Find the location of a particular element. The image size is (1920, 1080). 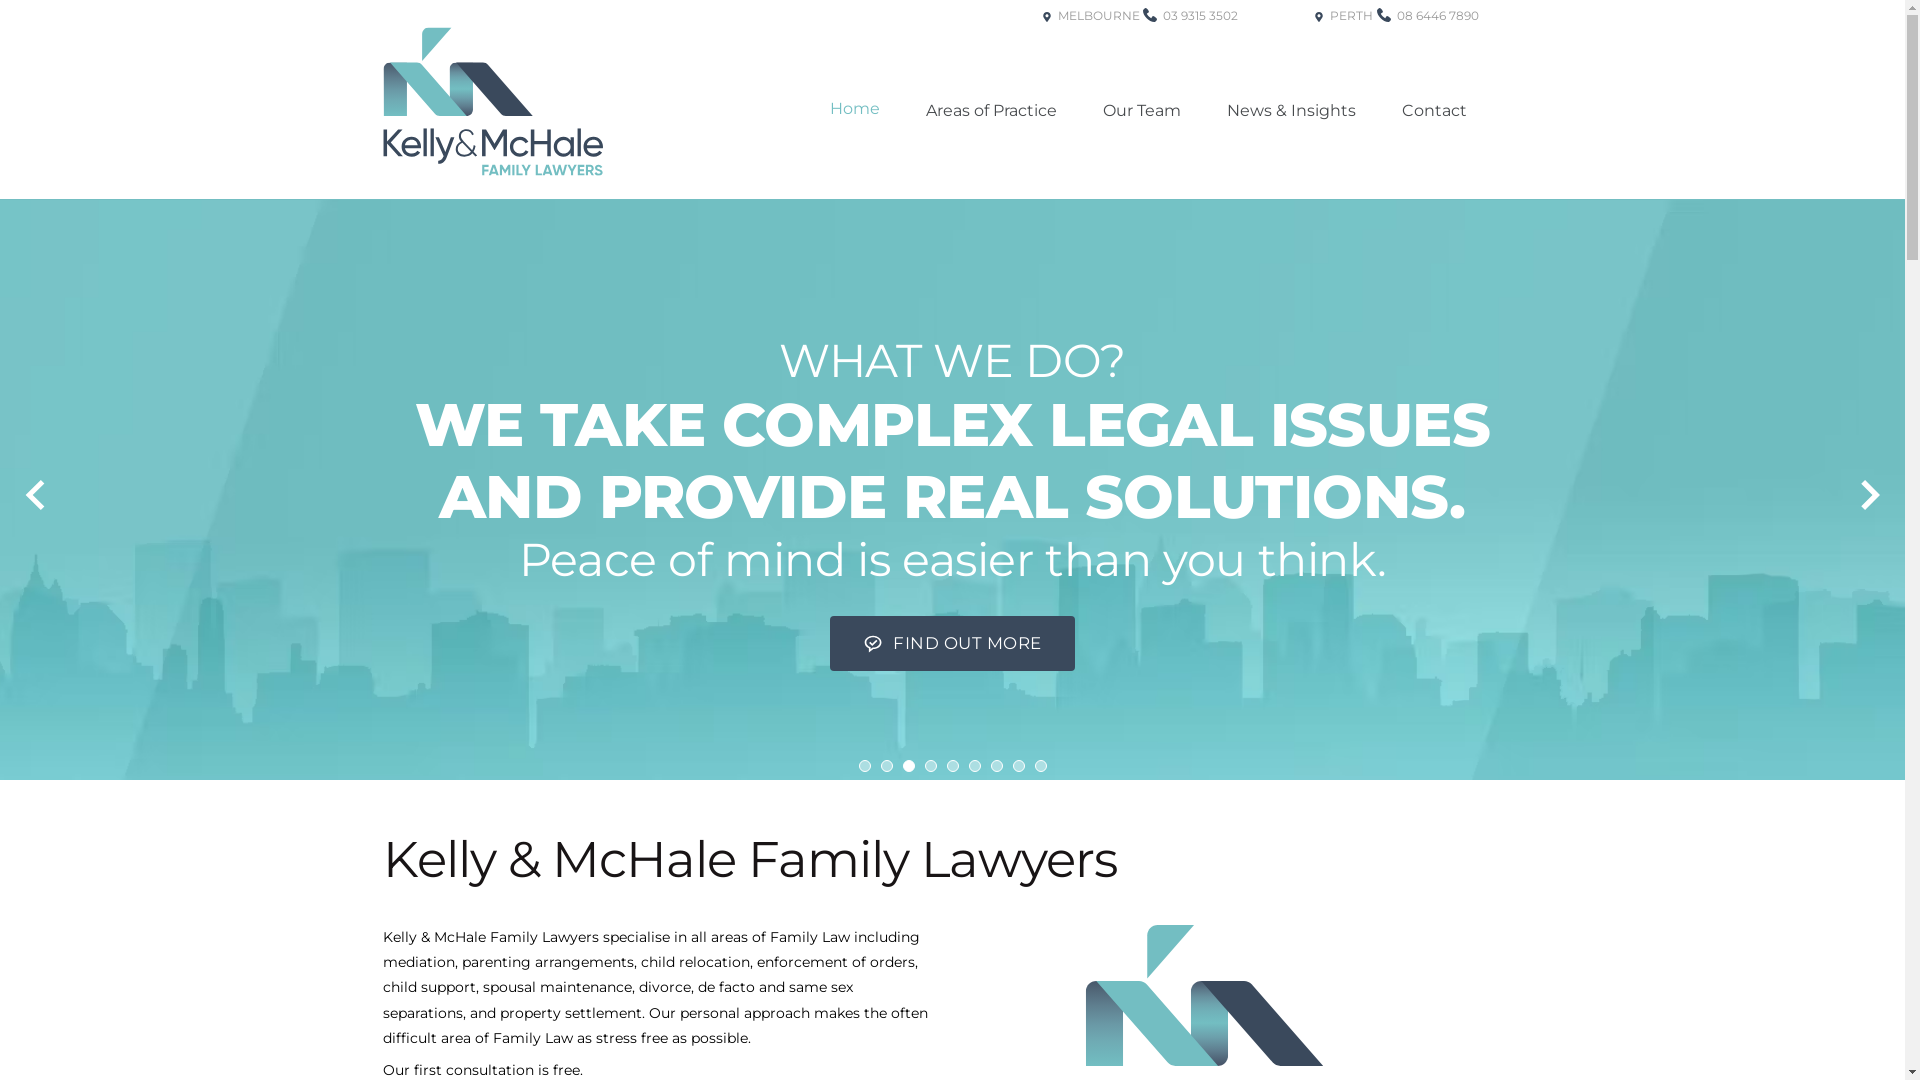

'03 9315 3502' is located at coordinates (1190, 46).